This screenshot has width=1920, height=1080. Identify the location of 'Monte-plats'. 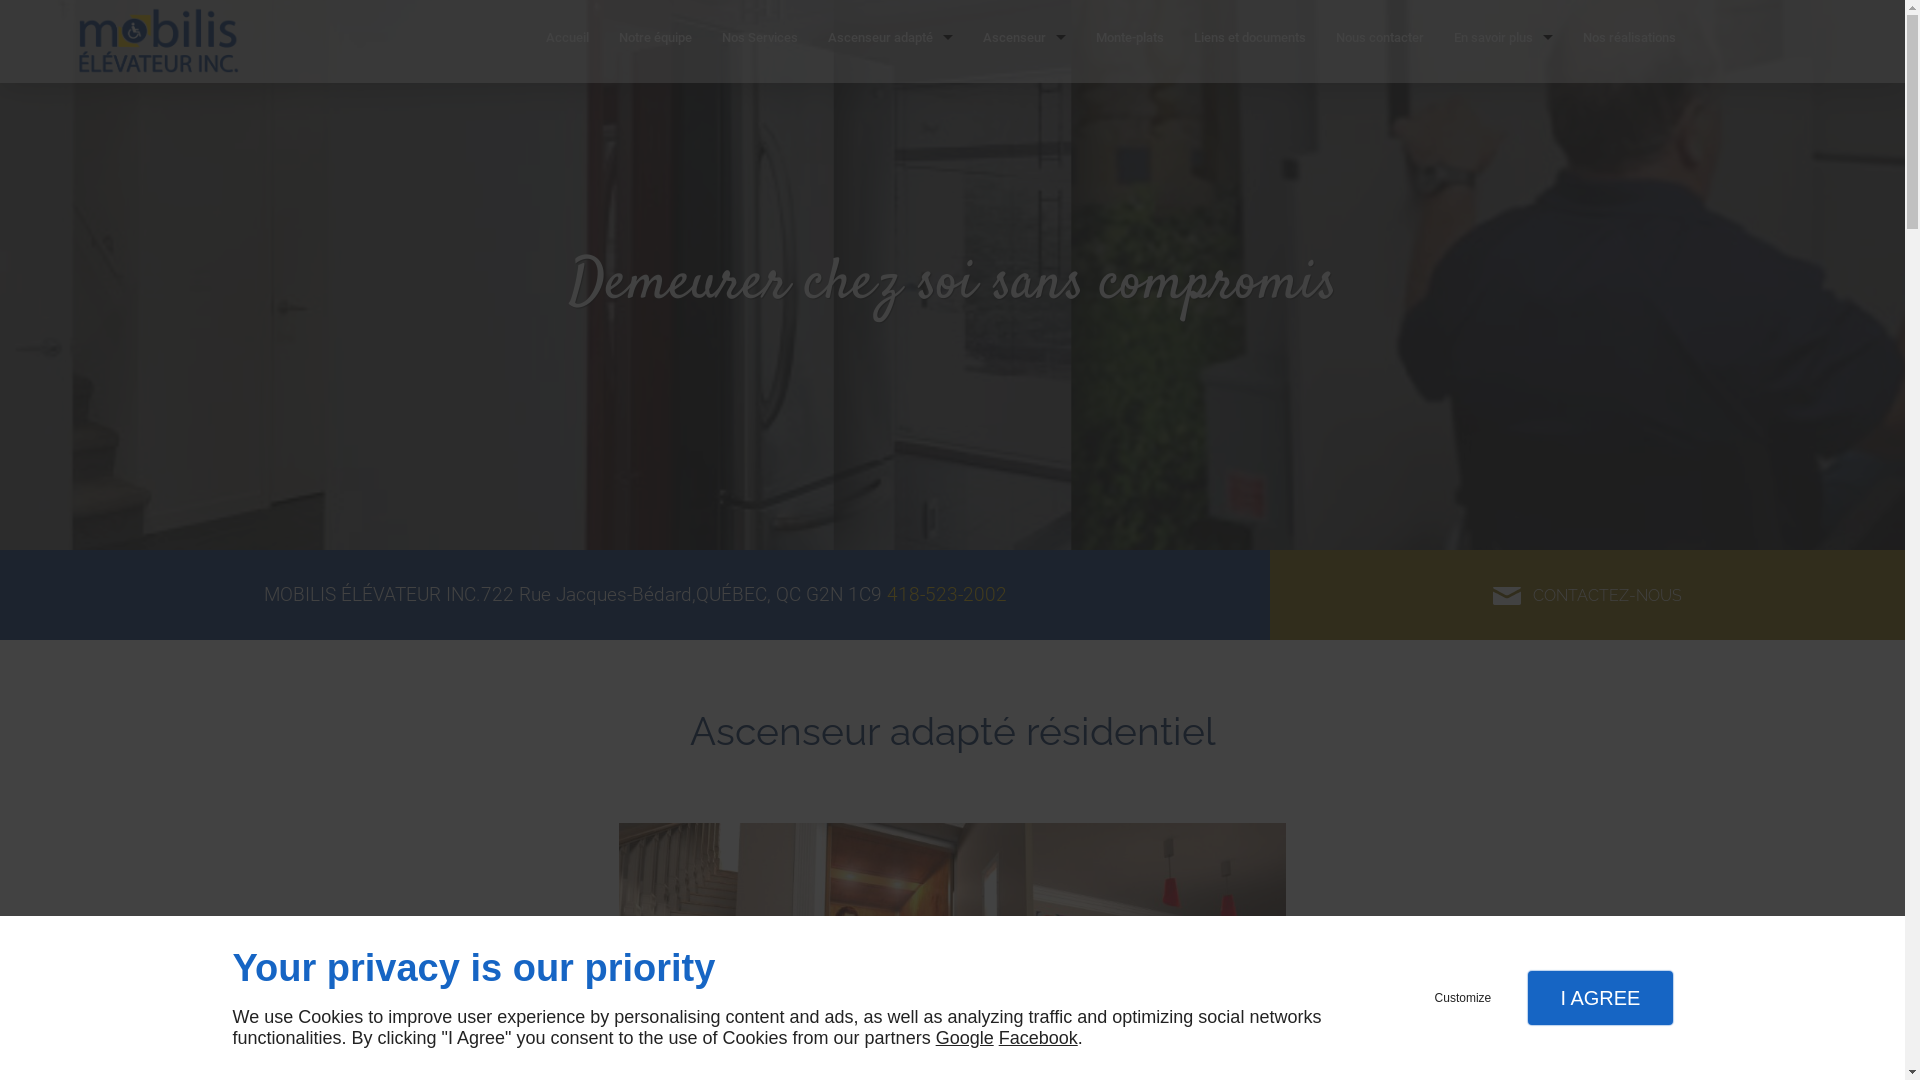
(1129, 41).